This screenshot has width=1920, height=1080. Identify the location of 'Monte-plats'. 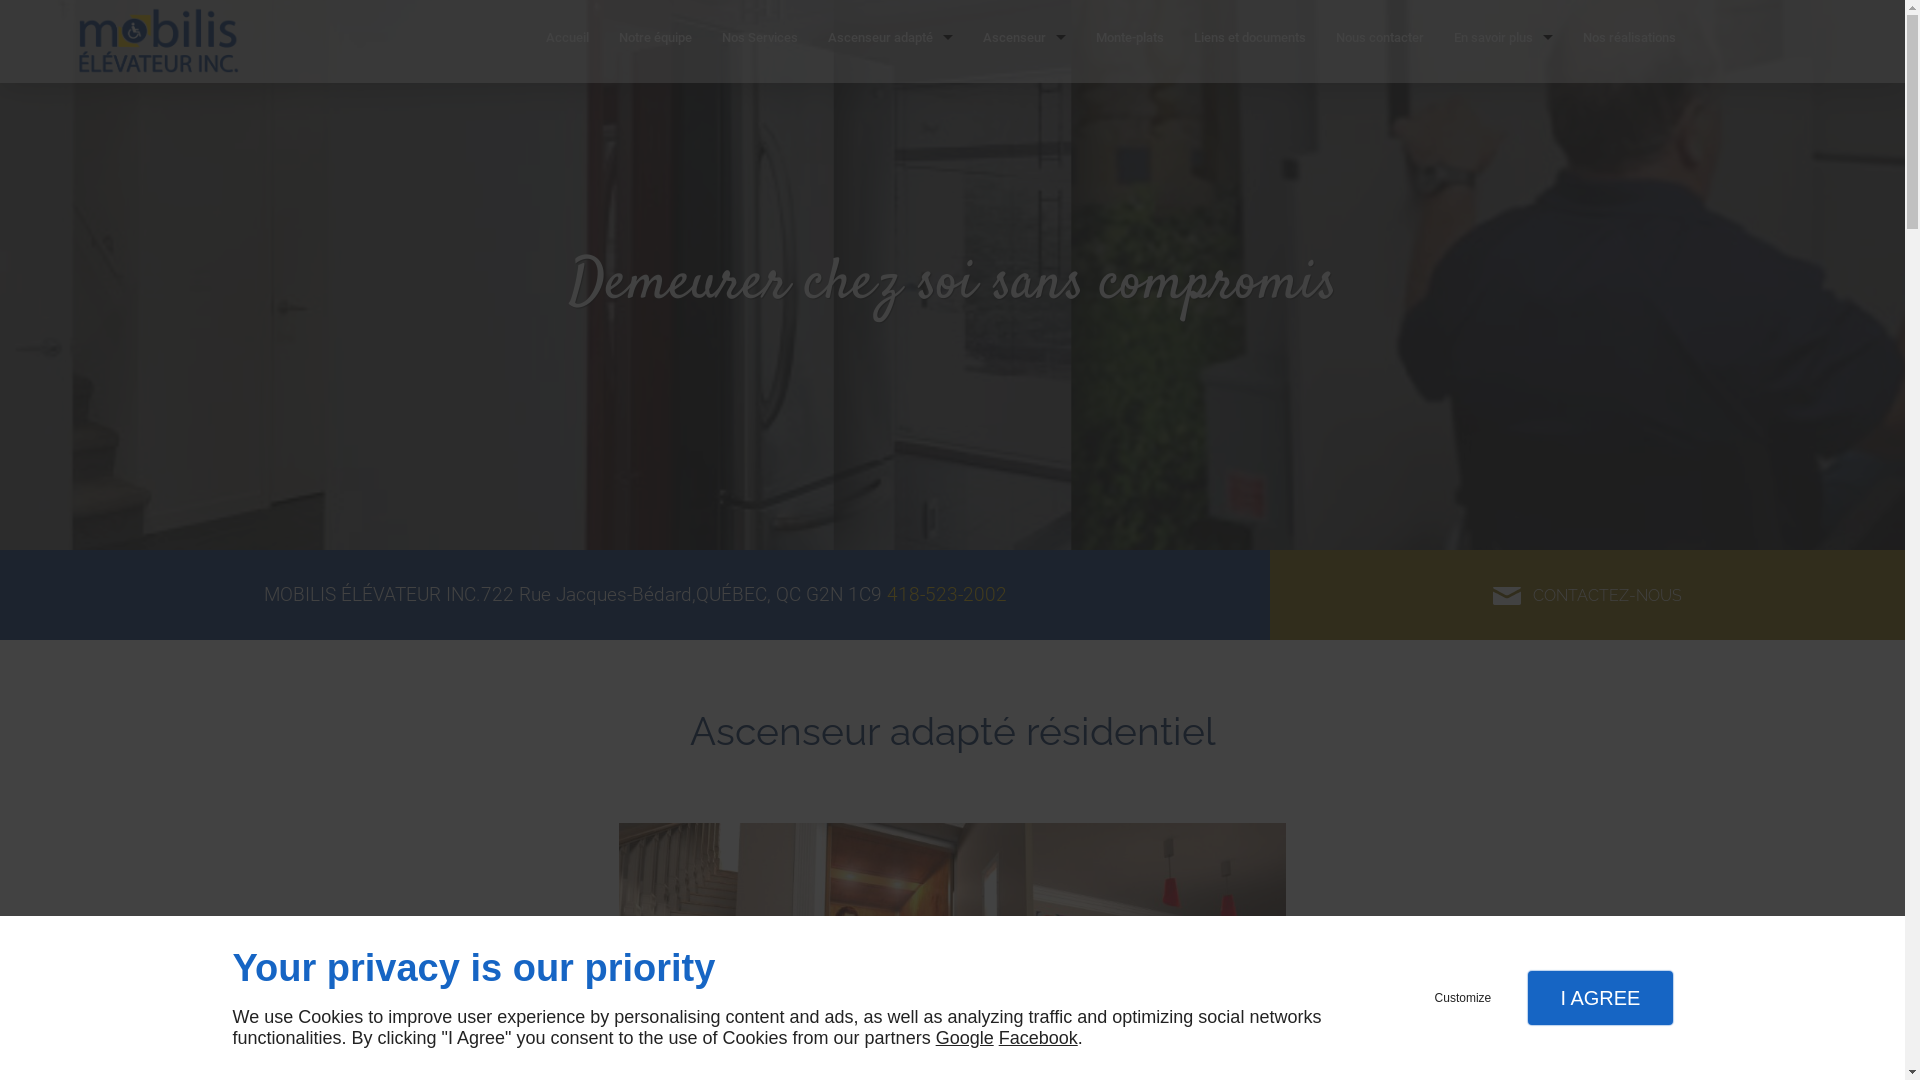
(1129, 41).